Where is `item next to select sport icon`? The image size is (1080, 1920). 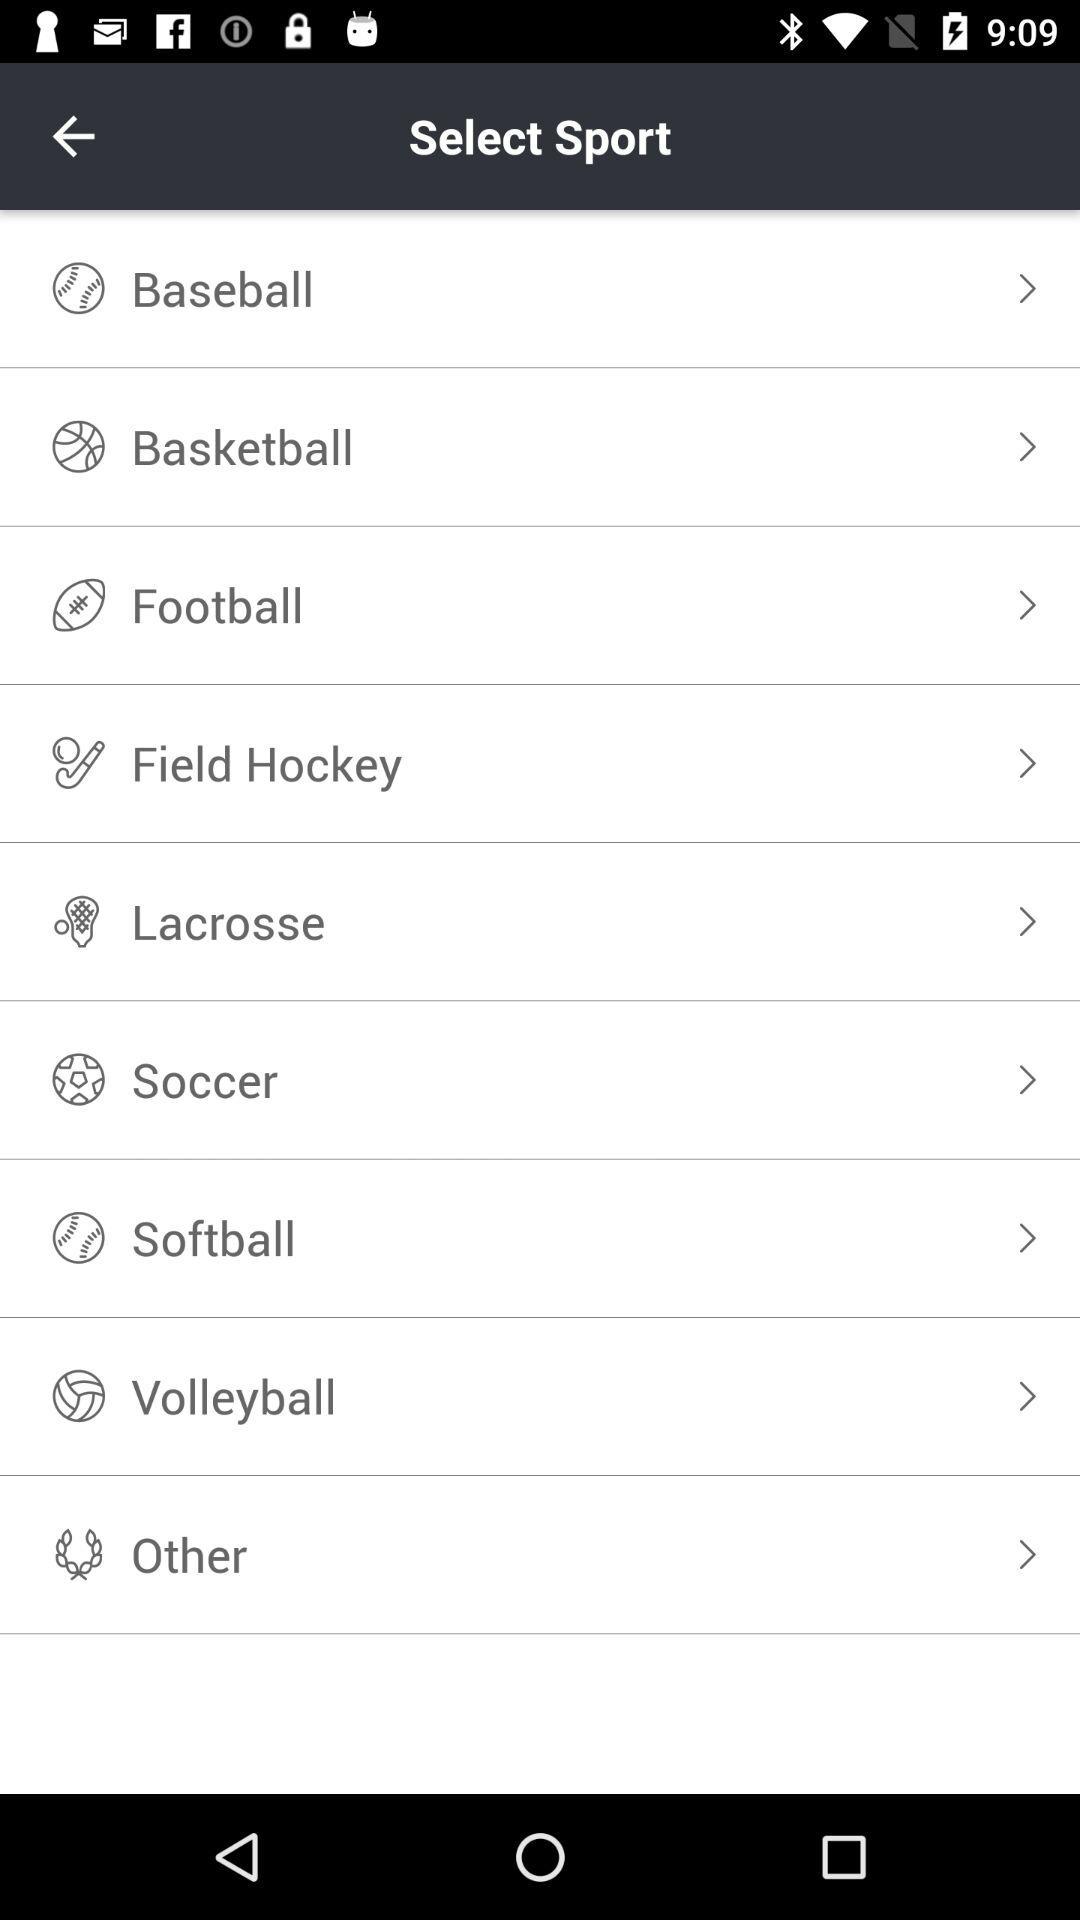 item next to select sport icon is located at coordinates (72, 135).